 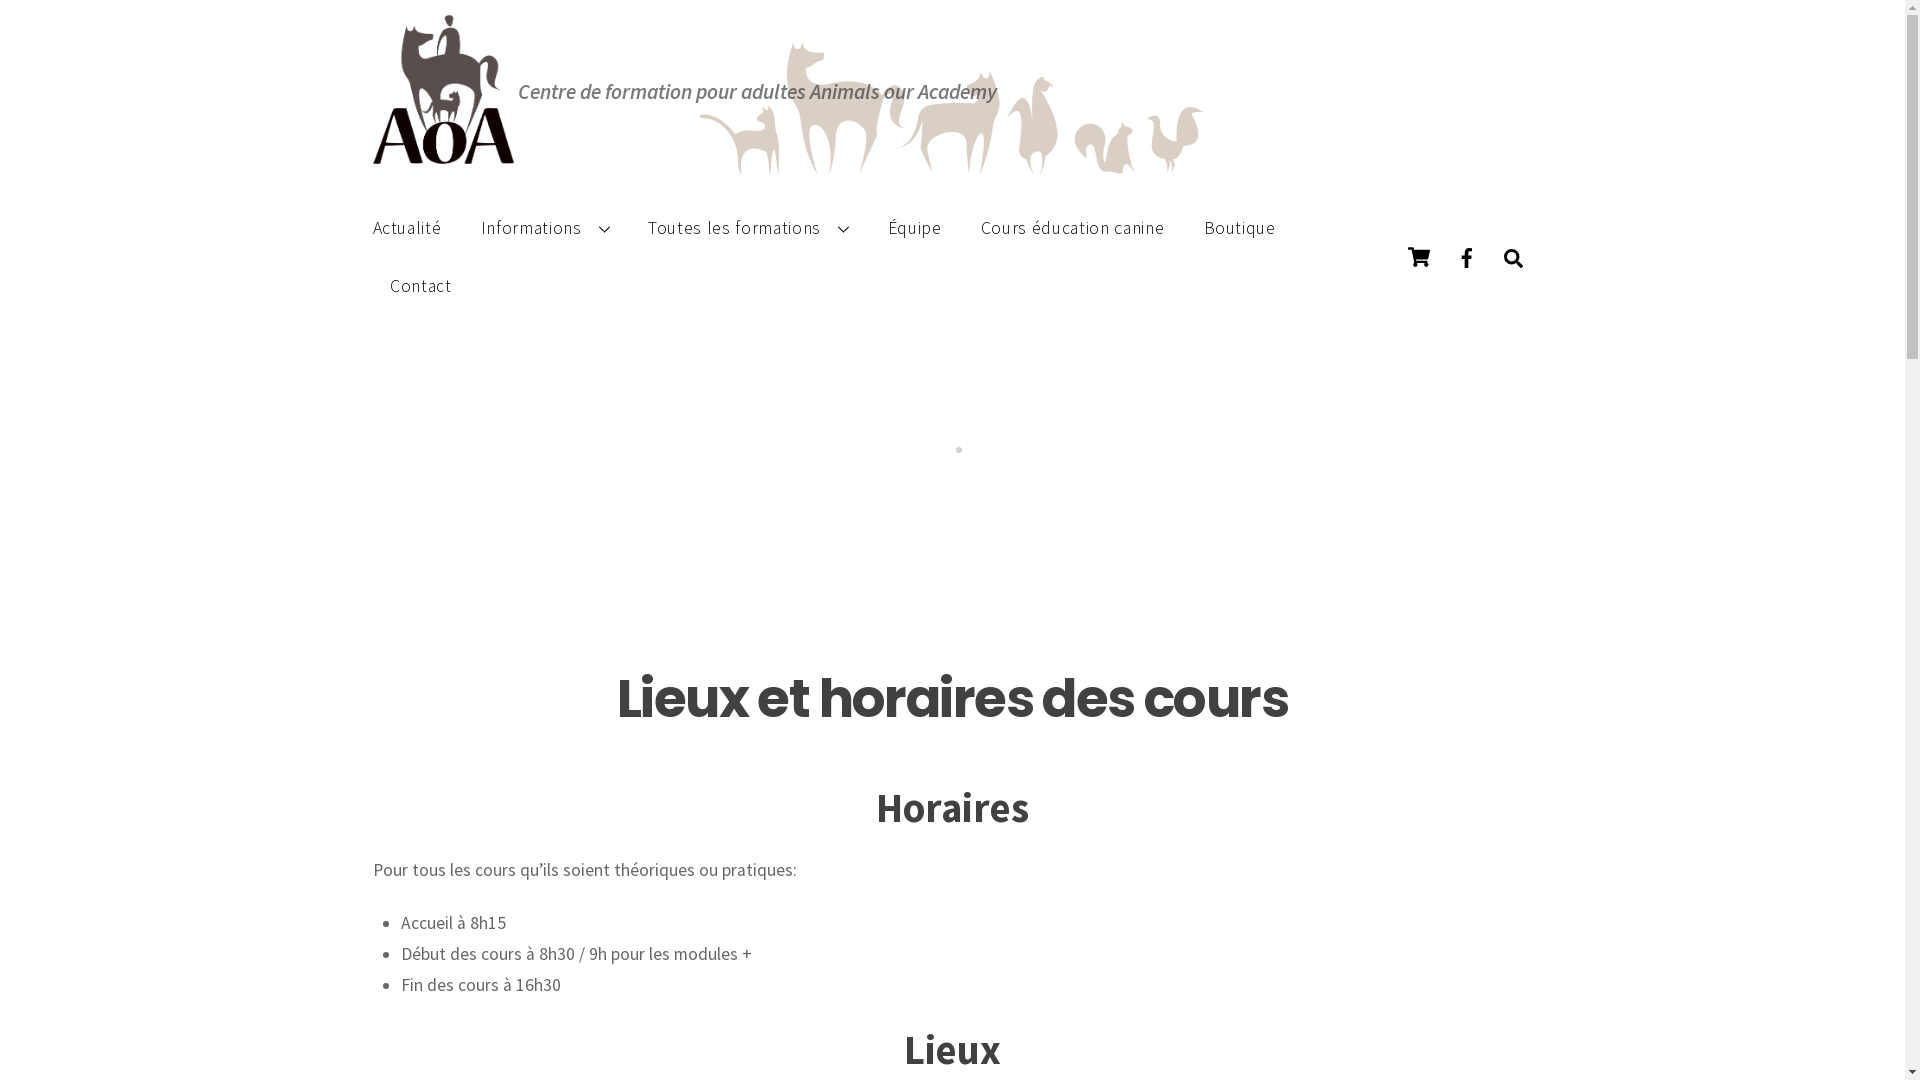 What do you see at coordinates (545, 227) in the screenshot?
I see `'Informations'` at bounding box center [545, 227].